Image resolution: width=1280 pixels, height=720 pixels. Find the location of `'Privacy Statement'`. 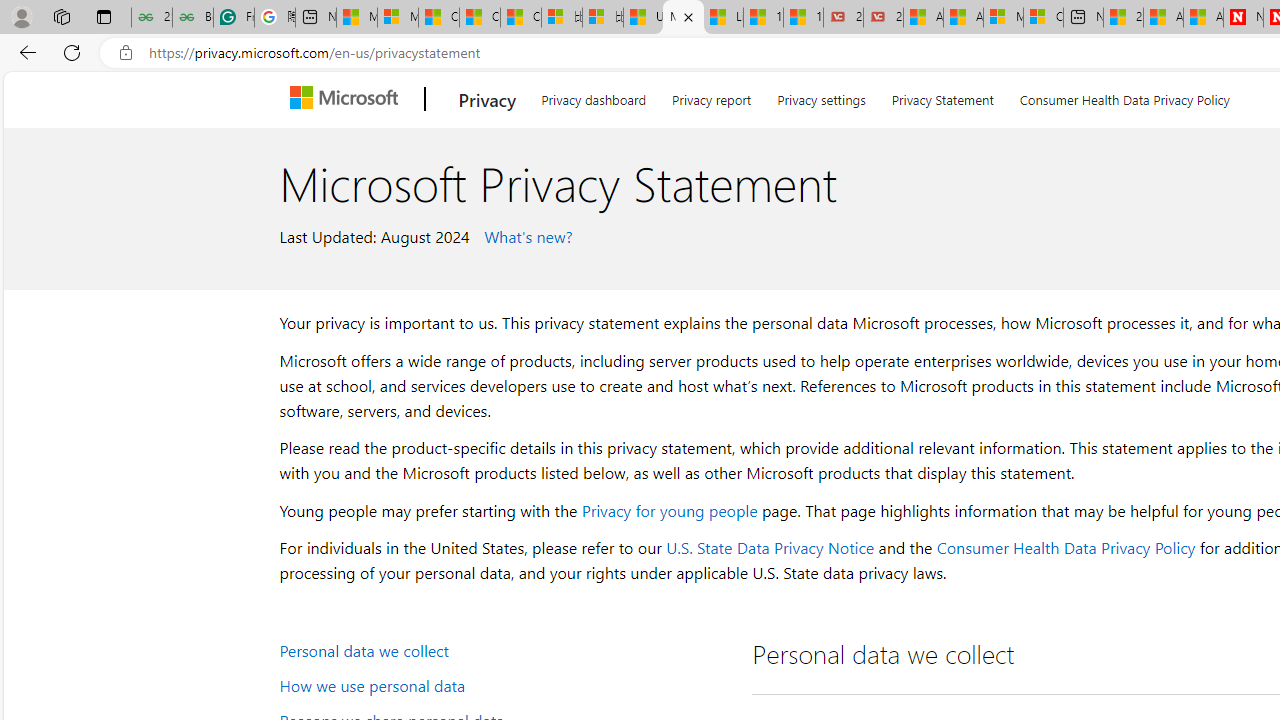

'Privacy Statement' is located at coordinates (941, 96).